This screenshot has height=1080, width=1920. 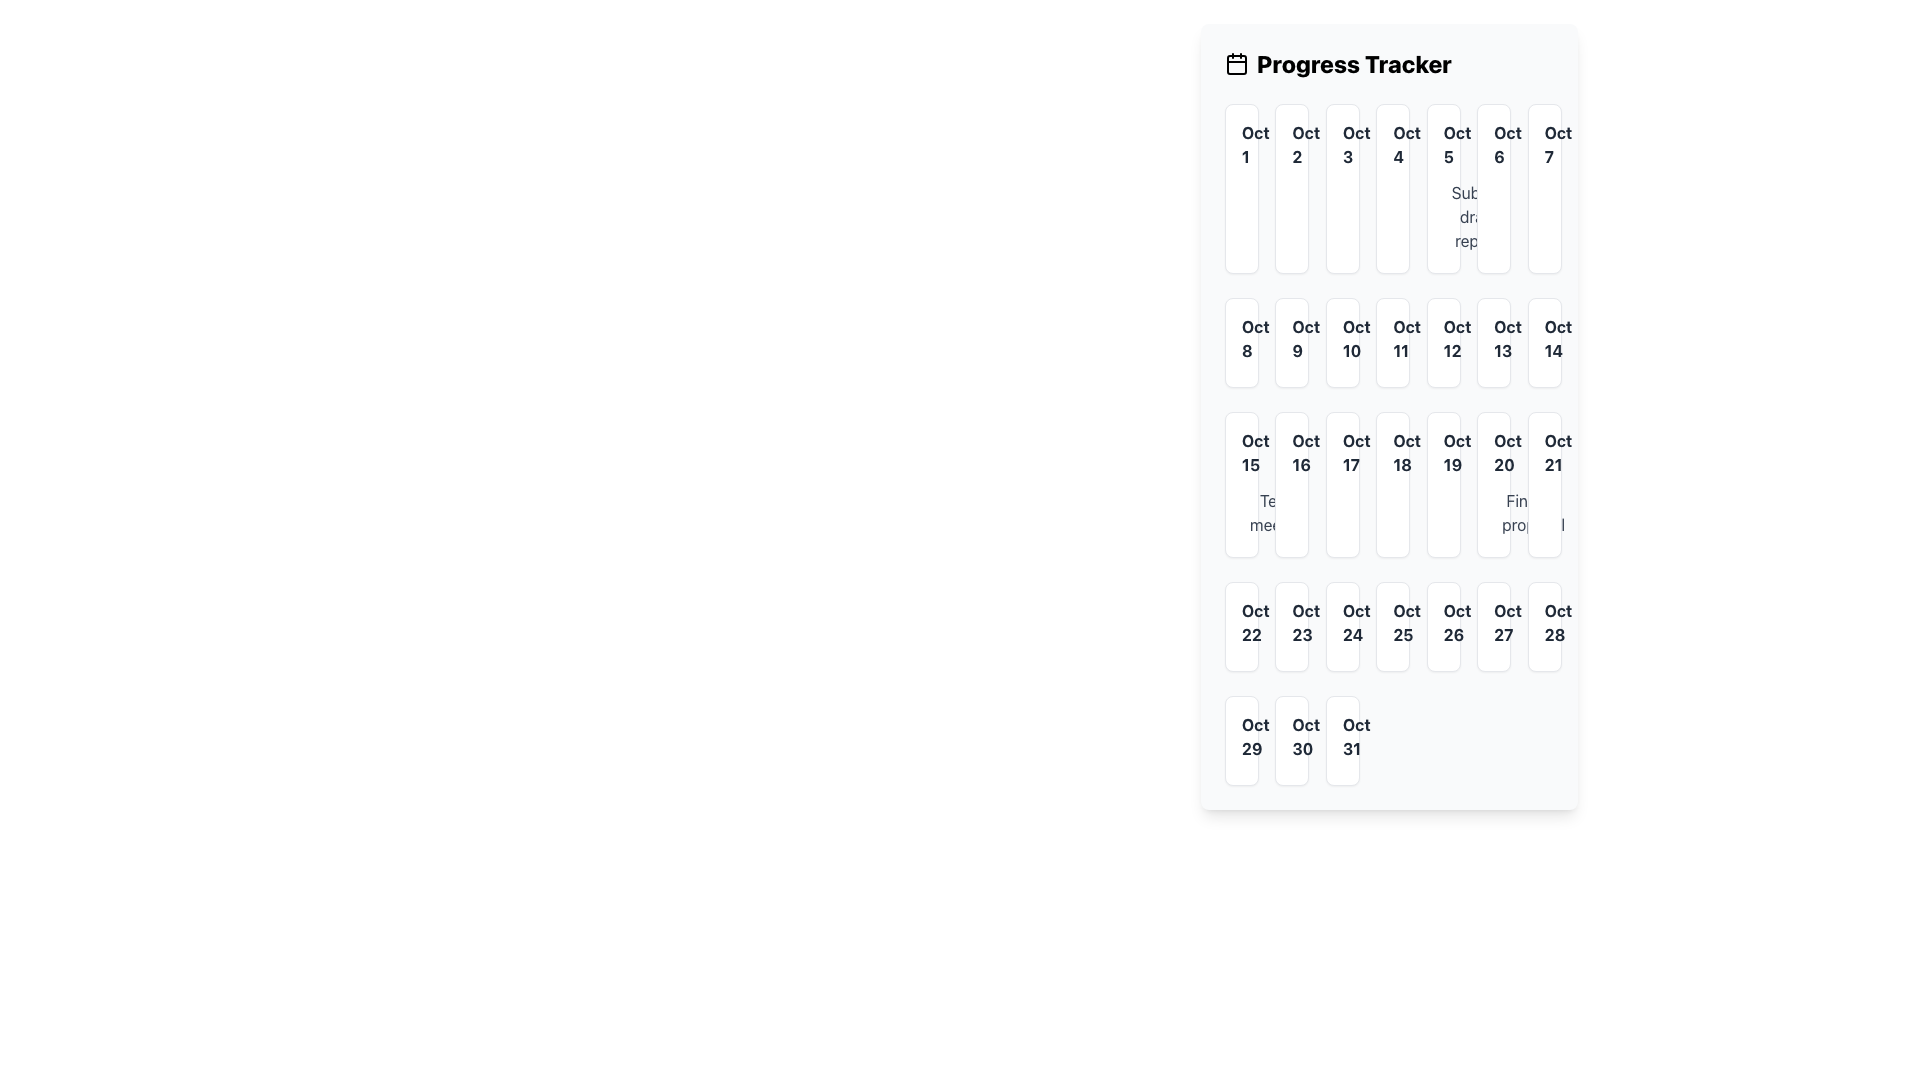 I want to click on the highlighted date 'October 23rd' in the calendar interface to interact with it, so click(x=1292, y=626).